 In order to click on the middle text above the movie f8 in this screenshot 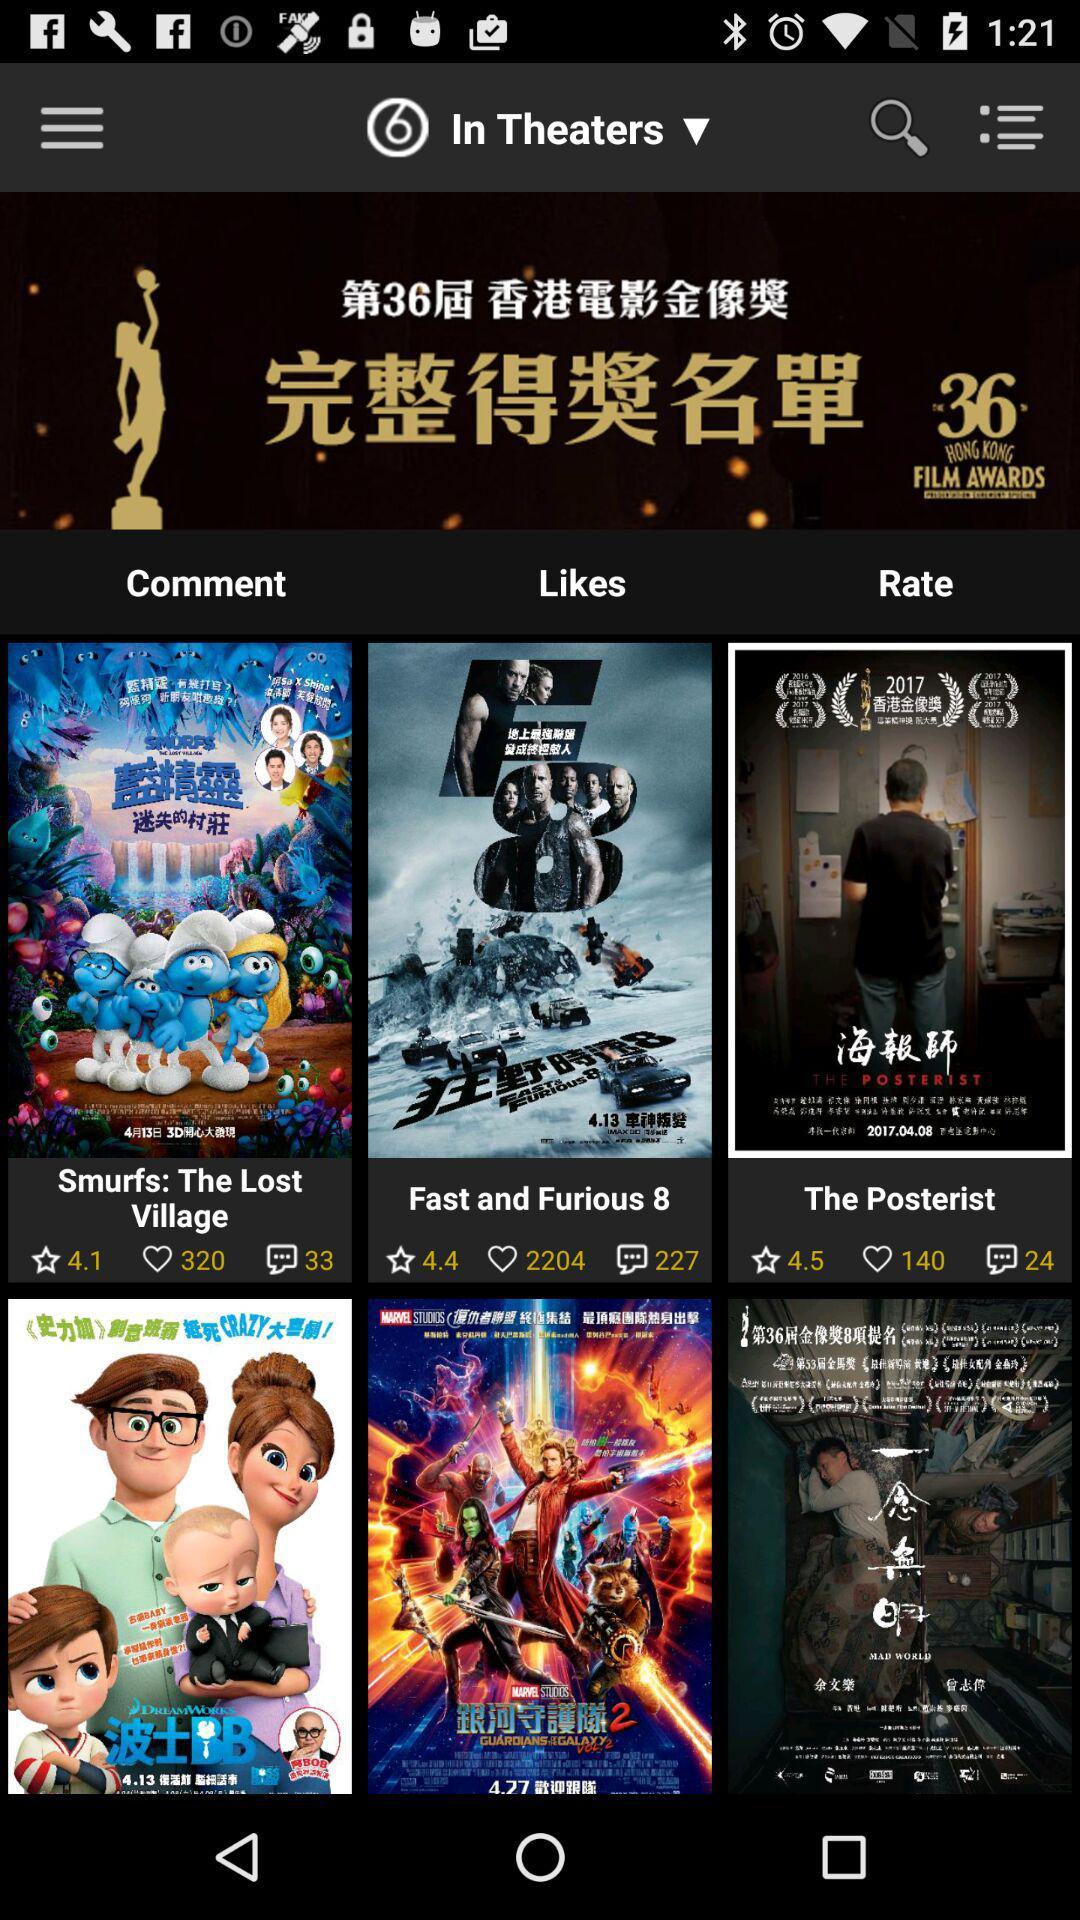, I will do `click(582, 580)`.